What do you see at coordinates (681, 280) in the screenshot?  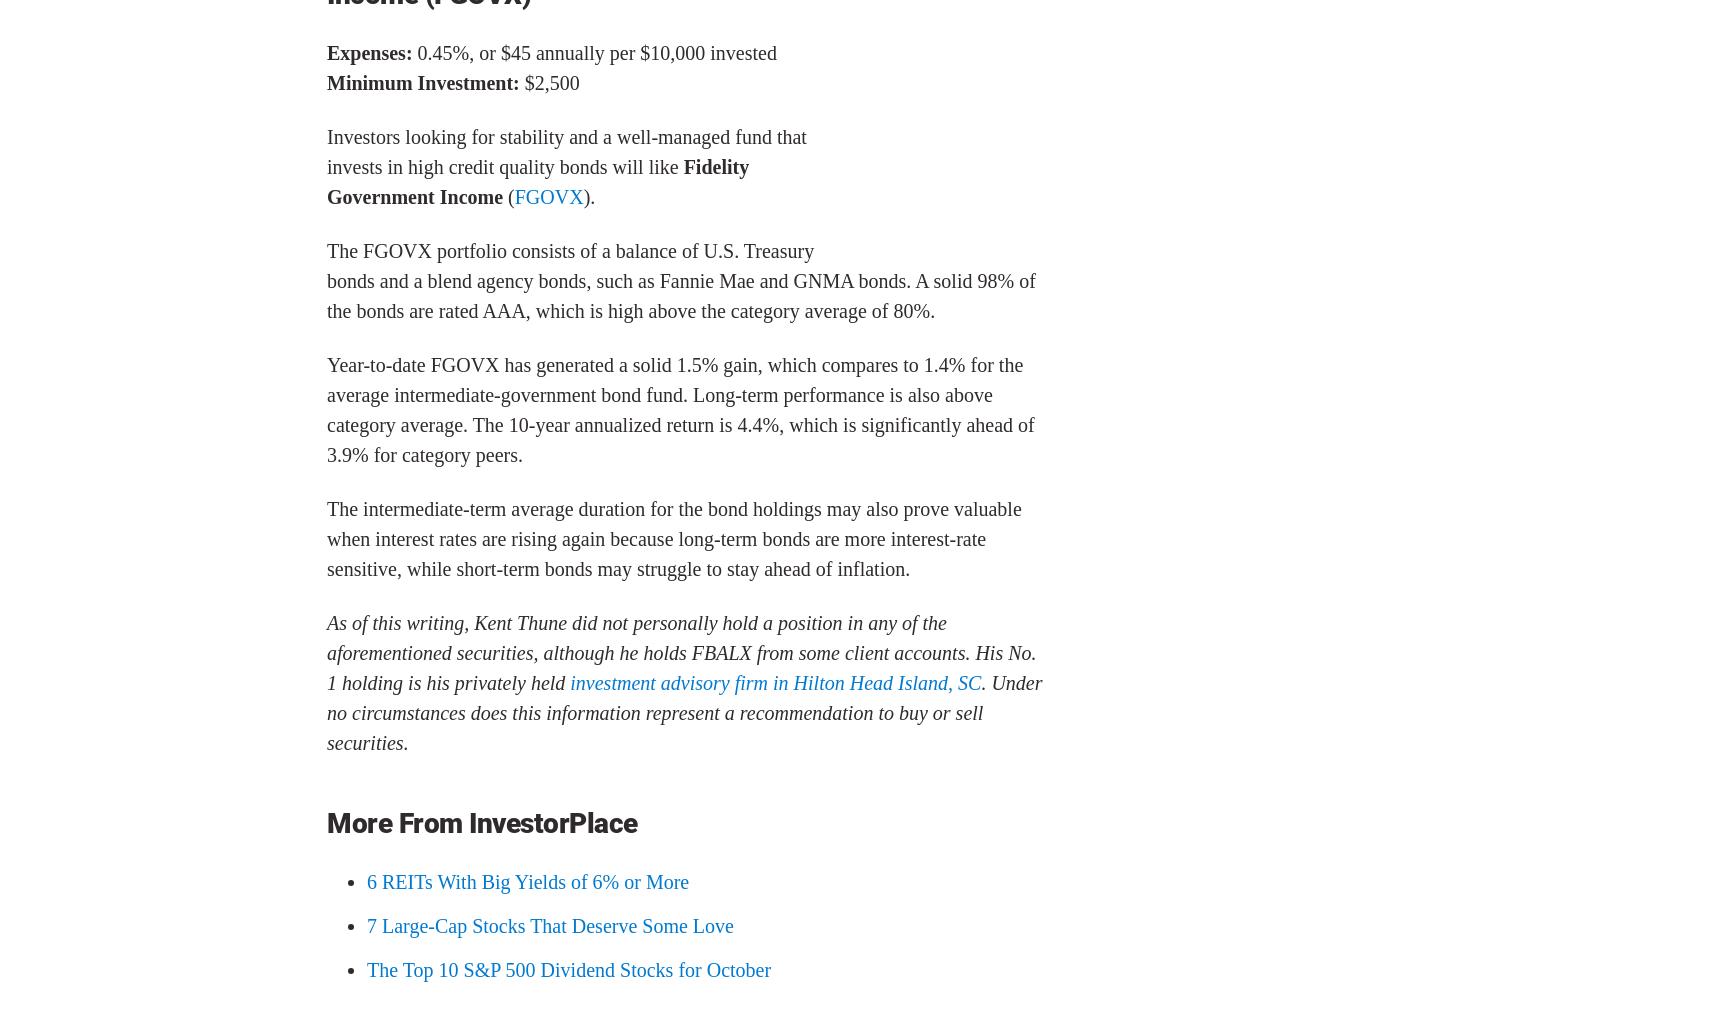 I see `'The FGOVX portfolio consists of a balance of U.S. Treasury bonds and a blend agency bonds, such as Fannie Mae and GNMA bonds. A solid 98% of the bonds are rated AAA, which is high above the category average of 80%.'` at bounding box center [681, 280].